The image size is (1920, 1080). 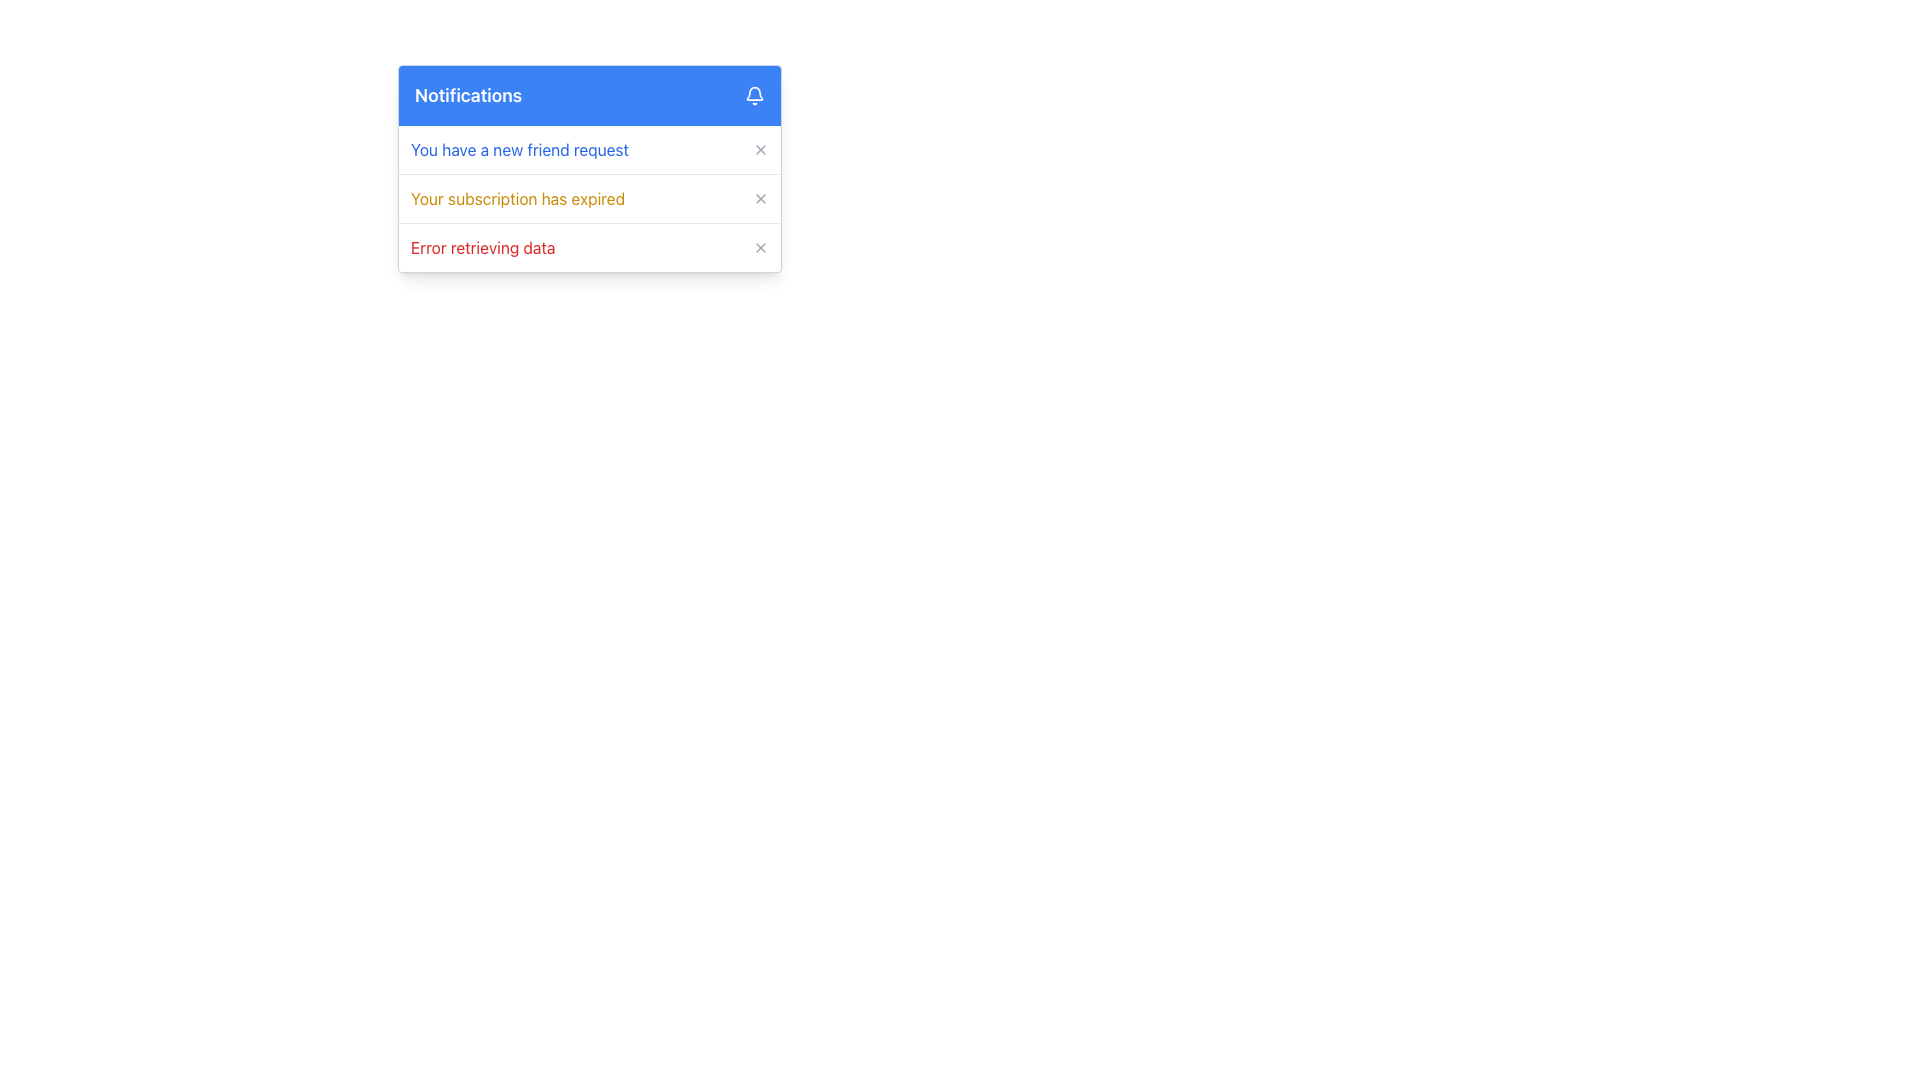 What do you see at coordinates (483, 246) in the screenshot?
I see `static text label that states 'Error retrieving data', which is styled in red color and is located in the notification panel as the third item in a vertical list of notifications` at bounding box center [483, 246].